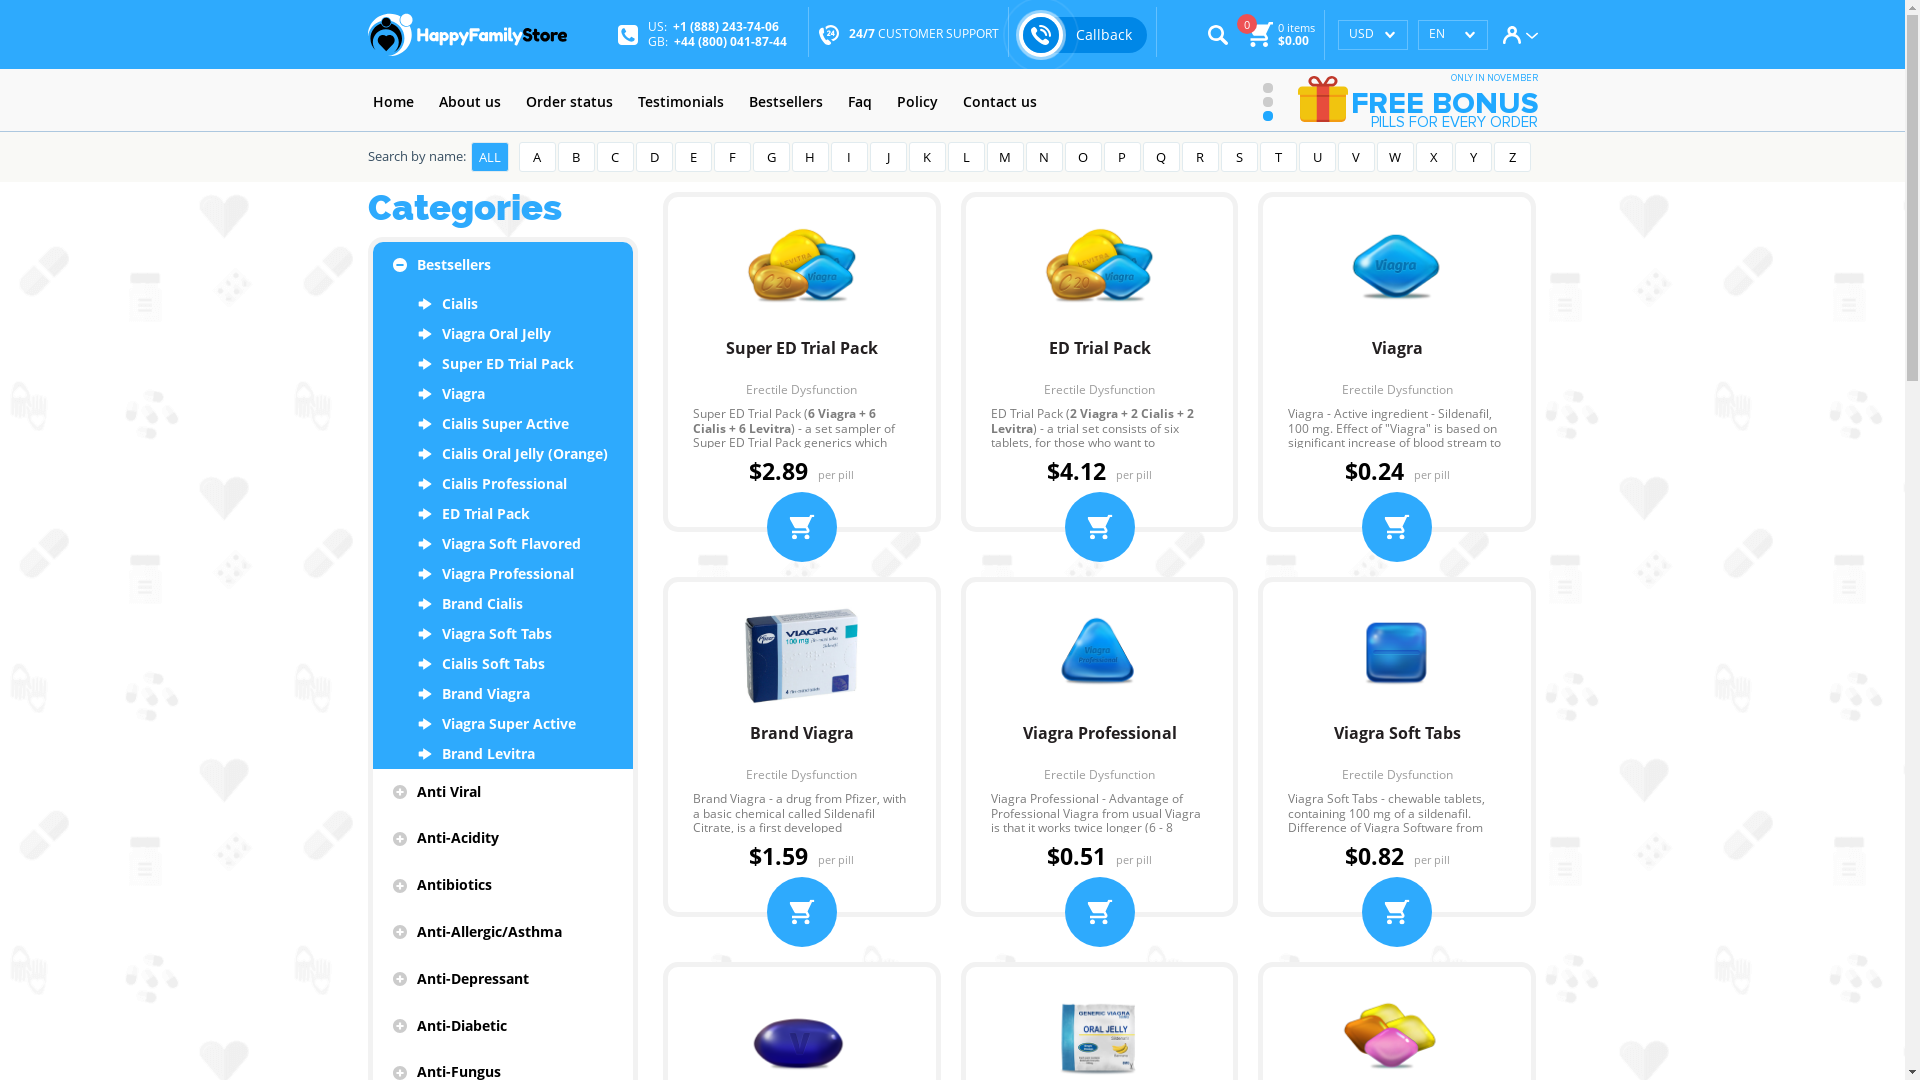  What do you see at coordinates (1393, 156) in the screenshot?
I see `'W'` at bounding box center [1393, 156].